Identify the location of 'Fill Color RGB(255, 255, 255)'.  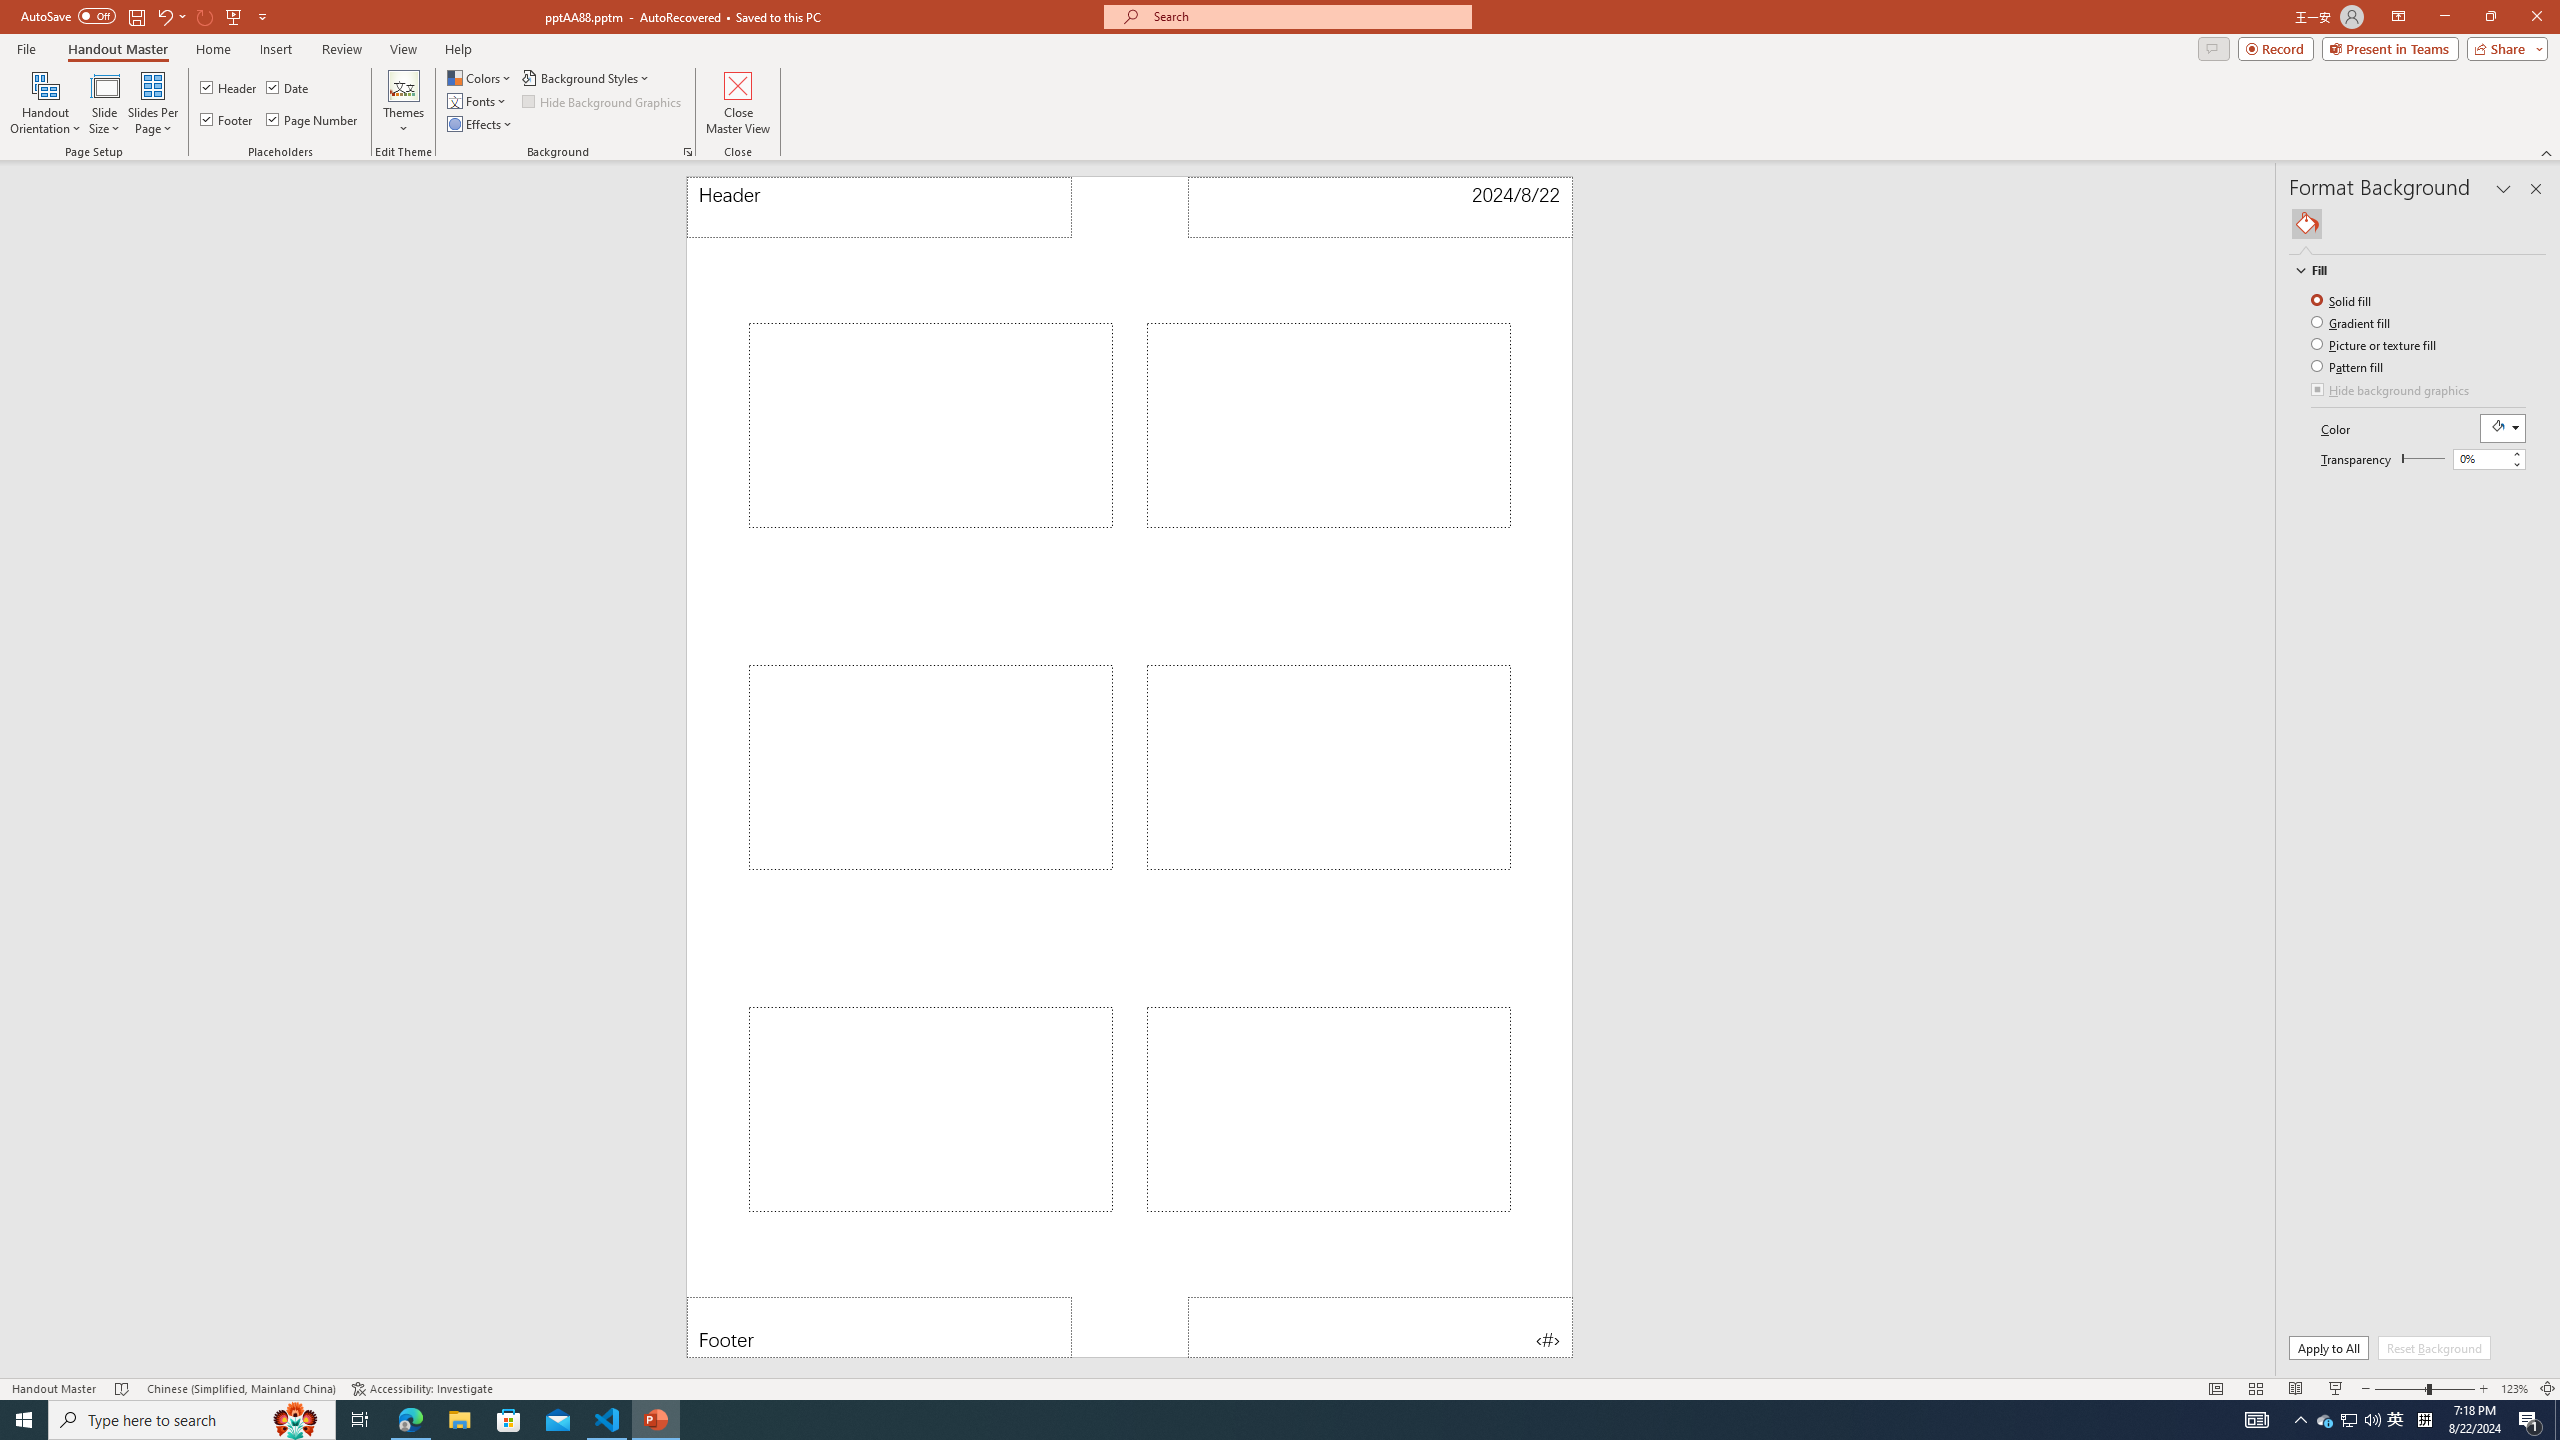
(2502, 428).